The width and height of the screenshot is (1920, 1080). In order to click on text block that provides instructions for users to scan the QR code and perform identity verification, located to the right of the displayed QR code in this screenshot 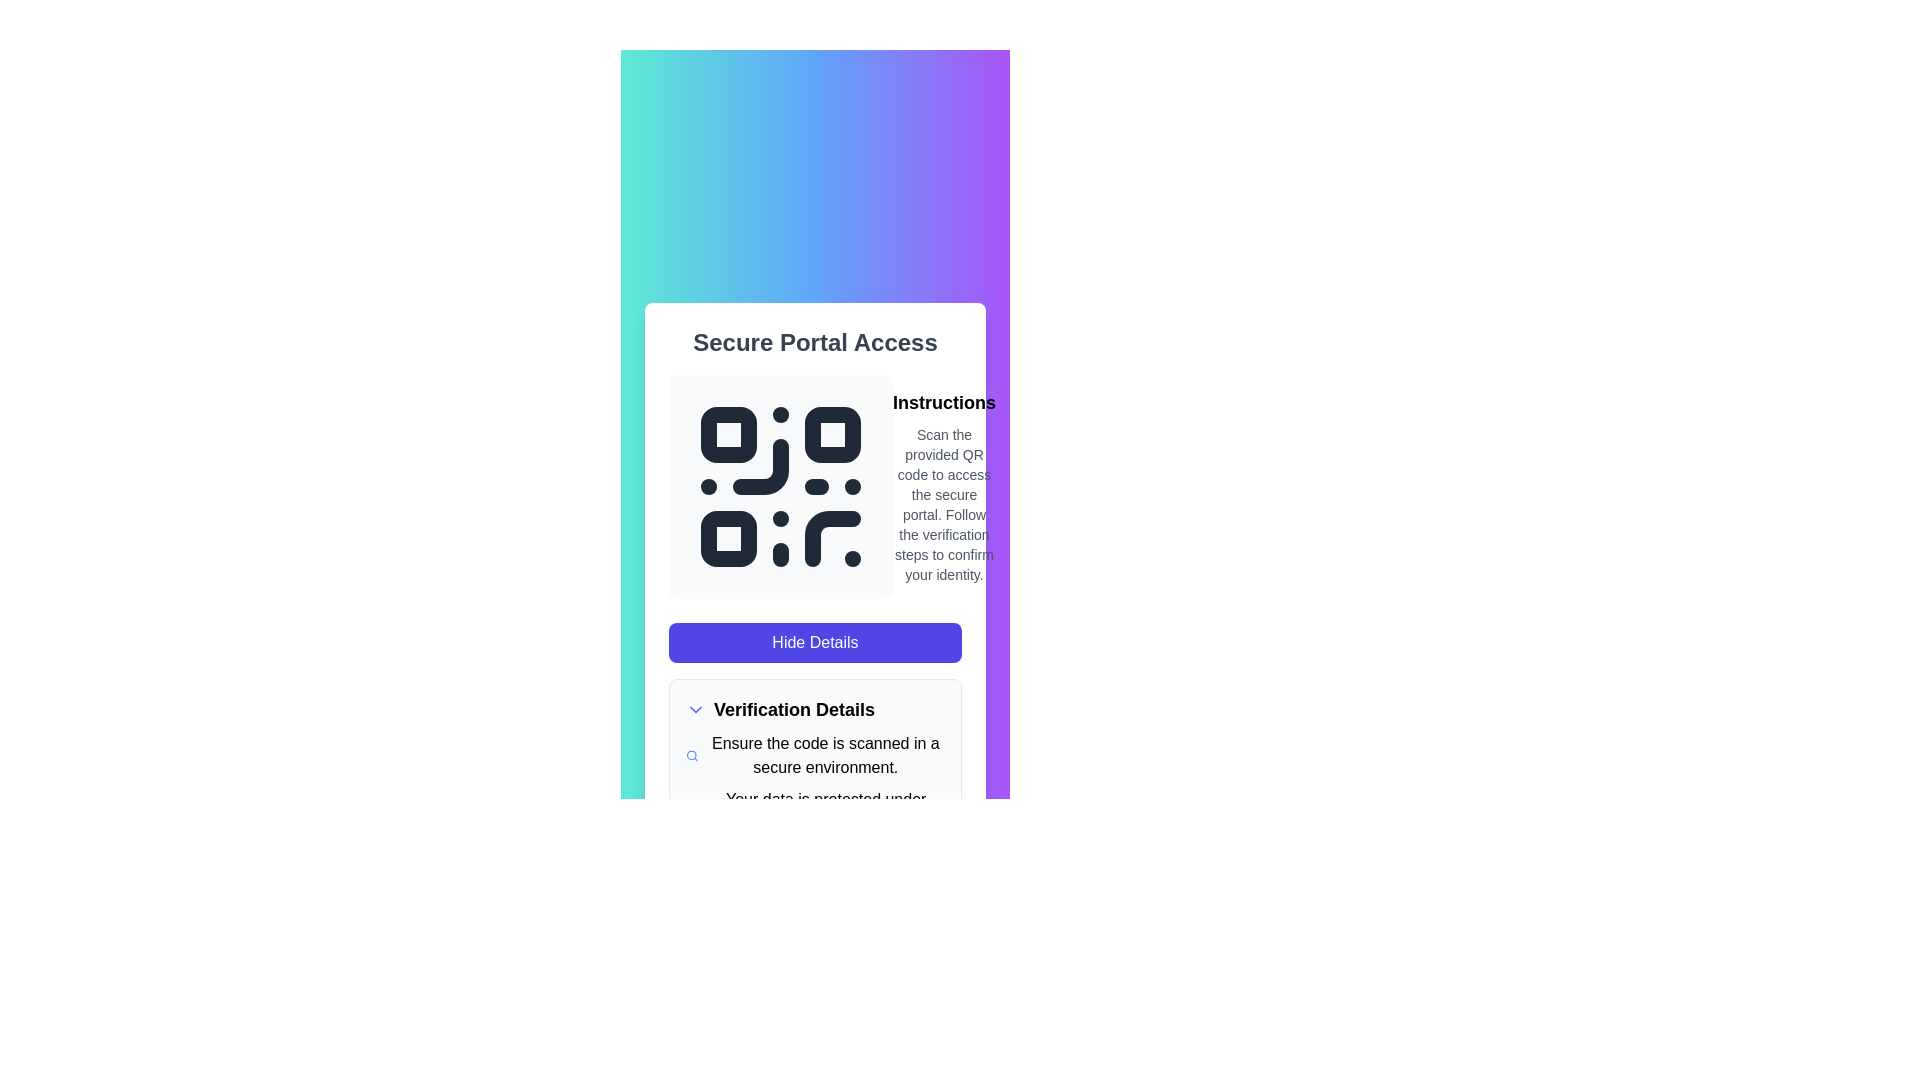, I will do `click(943, 486)`.